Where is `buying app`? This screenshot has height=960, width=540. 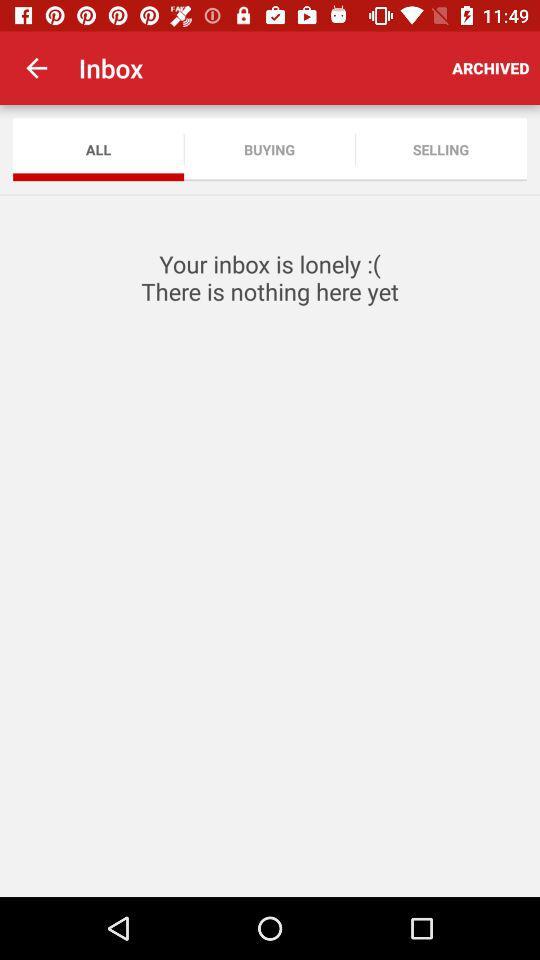 buying app is located at coordinates (269, 148).